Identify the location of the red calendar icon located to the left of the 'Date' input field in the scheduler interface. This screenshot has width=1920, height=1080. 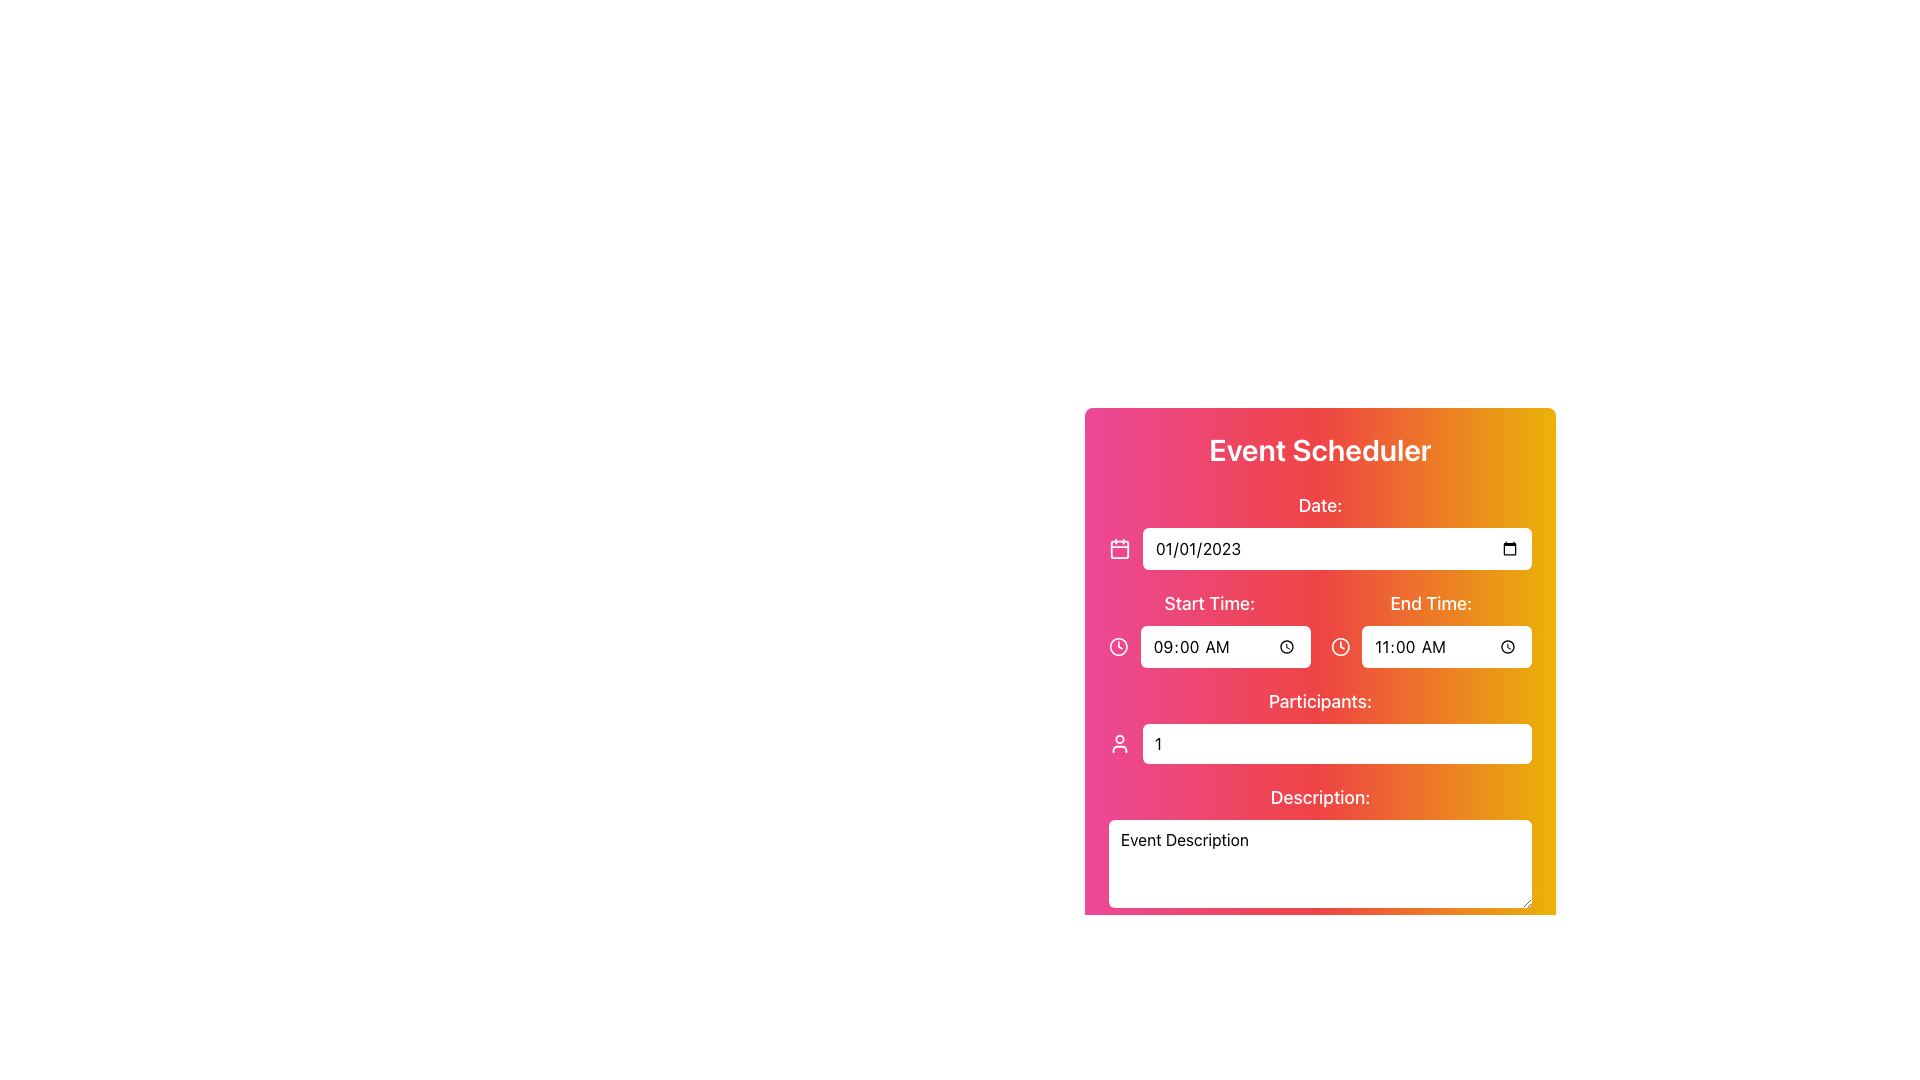
(1118, 548).